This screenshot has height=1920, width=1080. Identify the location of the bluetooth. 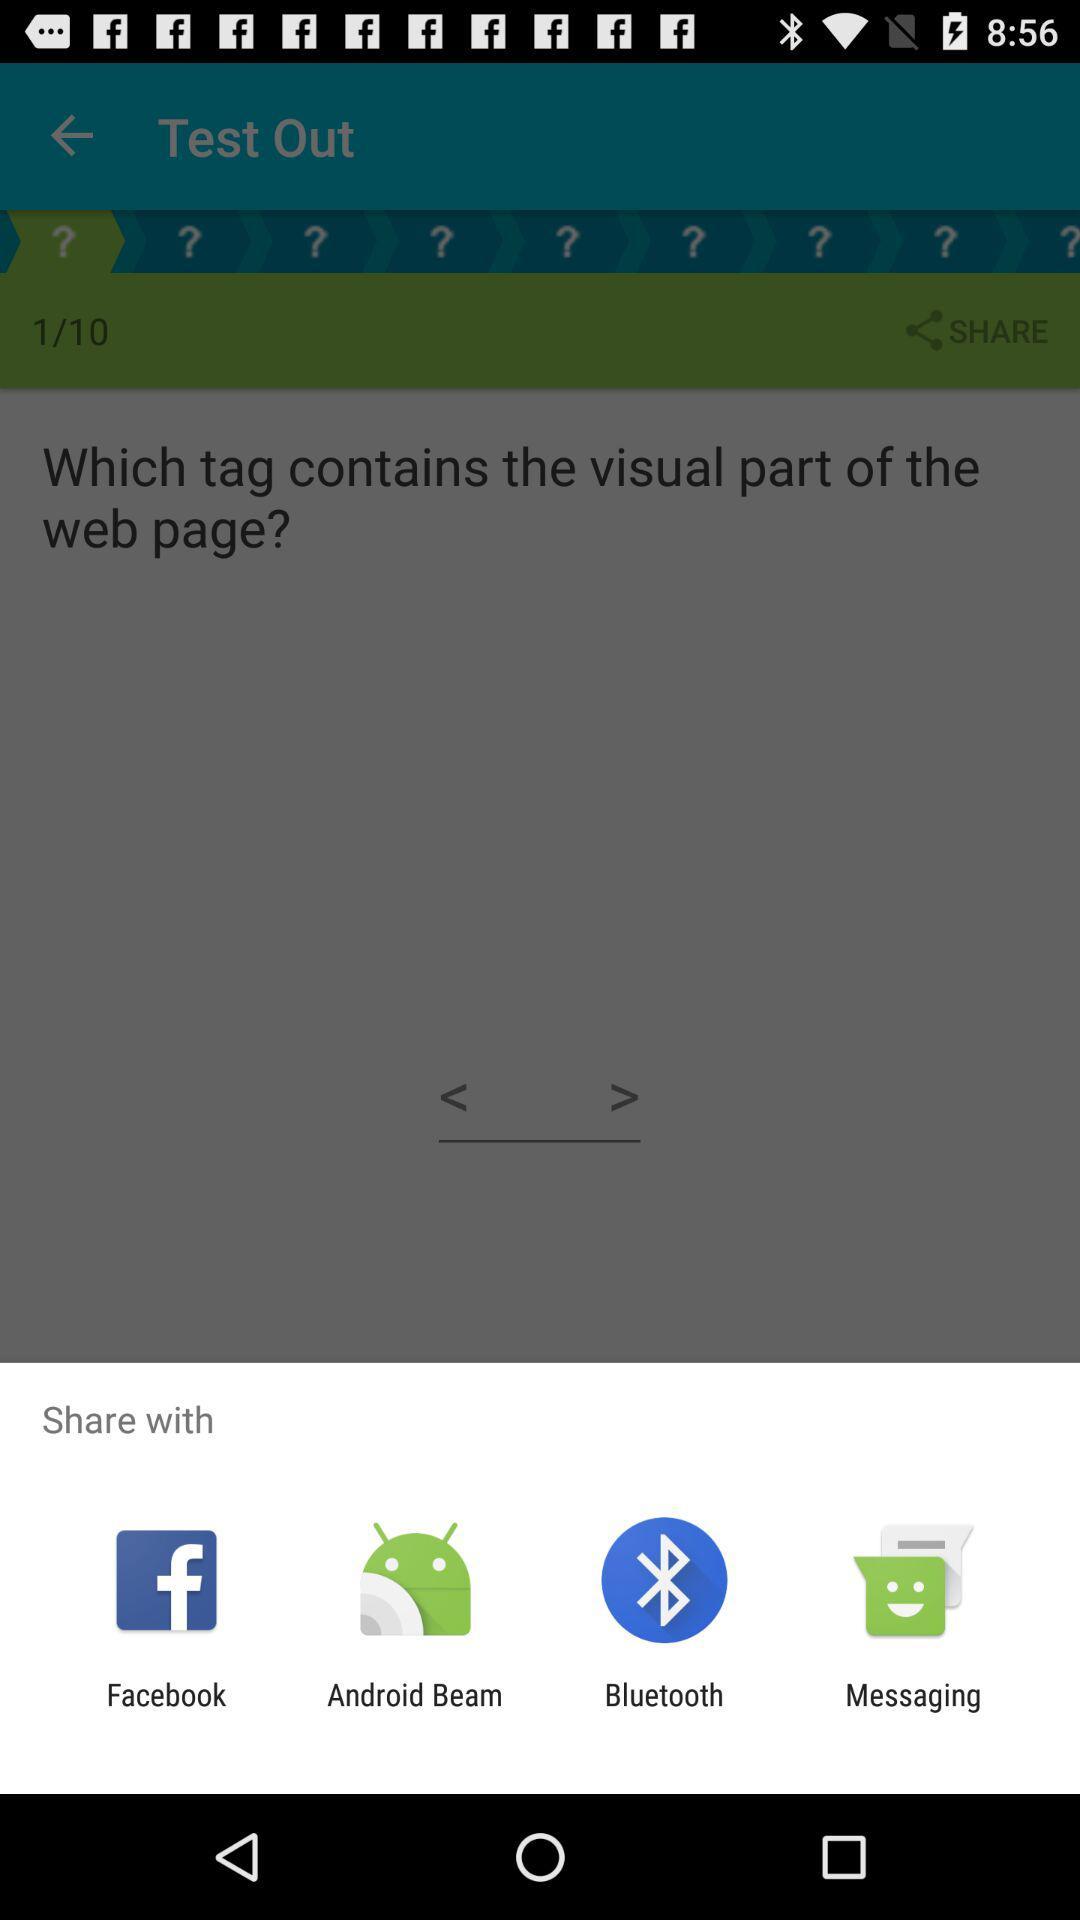
(664, 1711).